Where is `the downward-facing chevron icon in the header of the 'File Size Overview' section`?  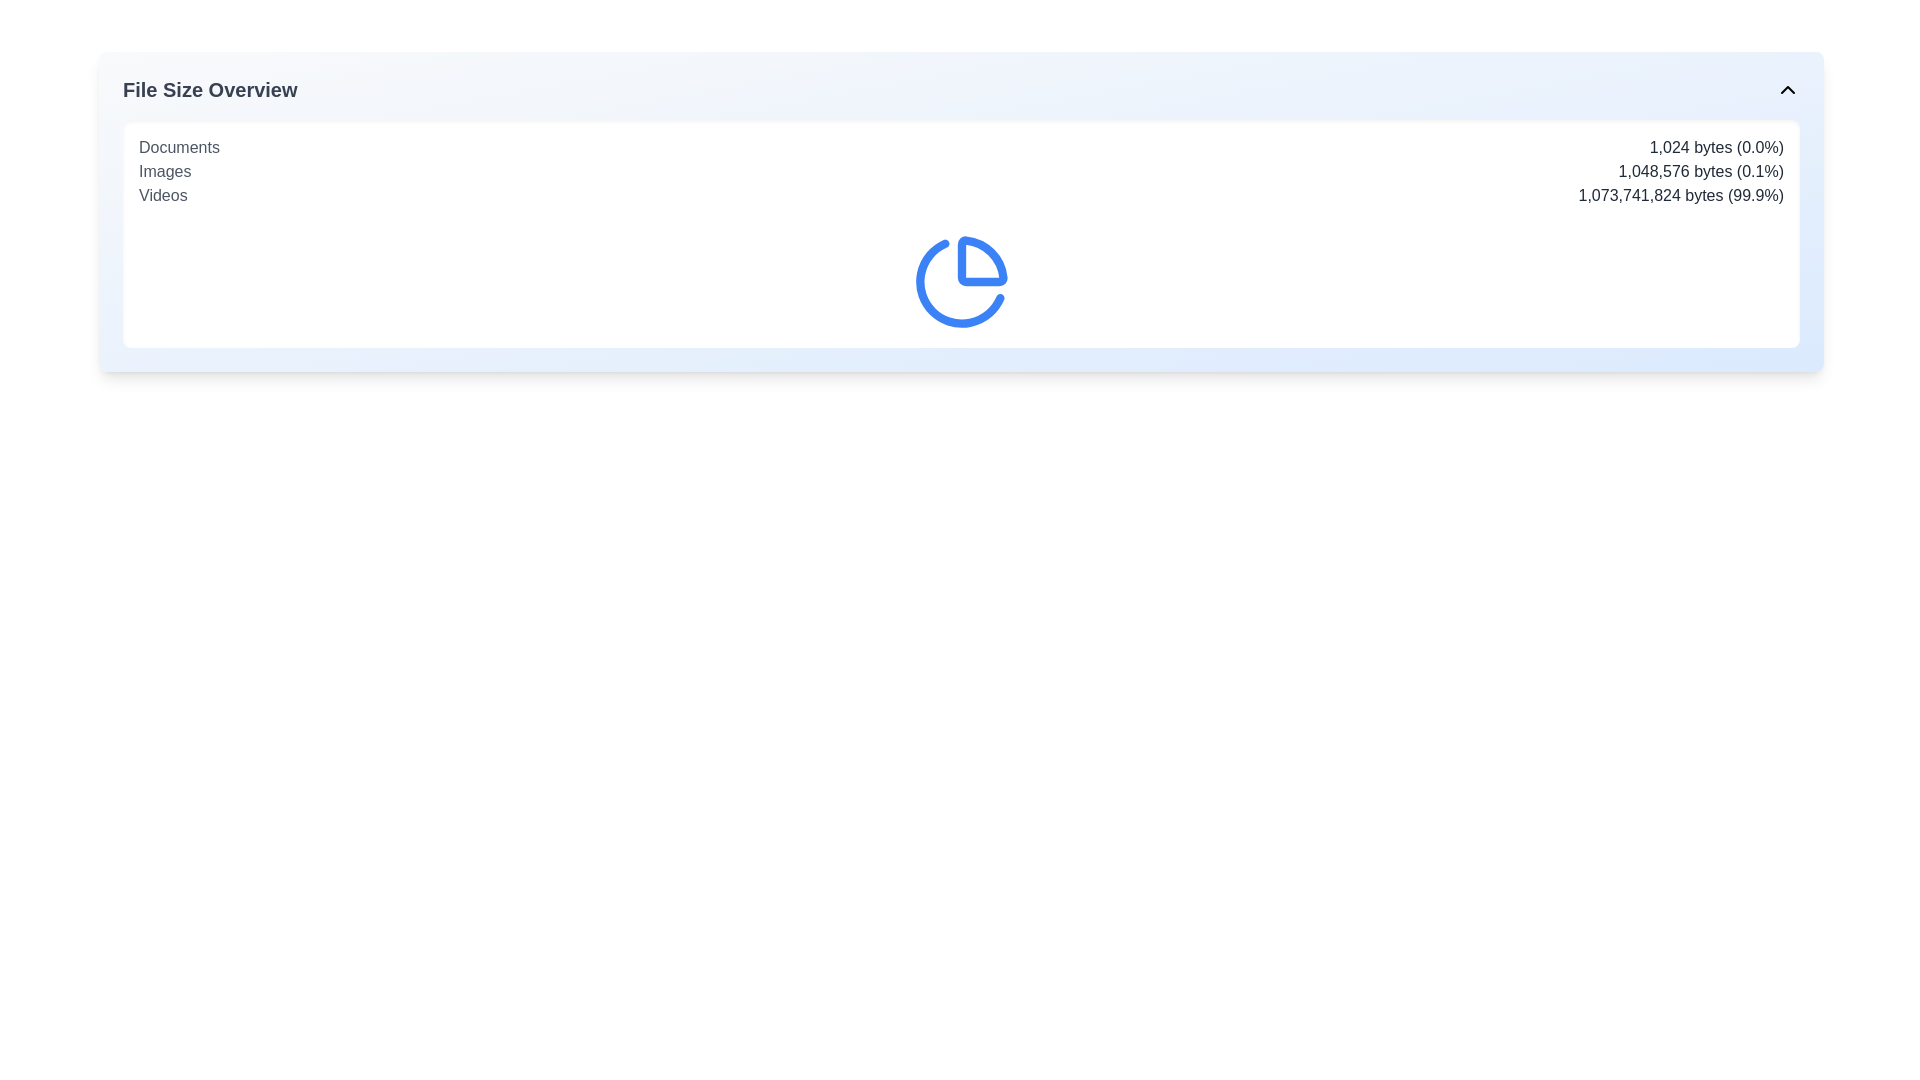 the downward-facing chevron icon in the header of the 'File Size Overview' section is located at coordinates (1788, 88).